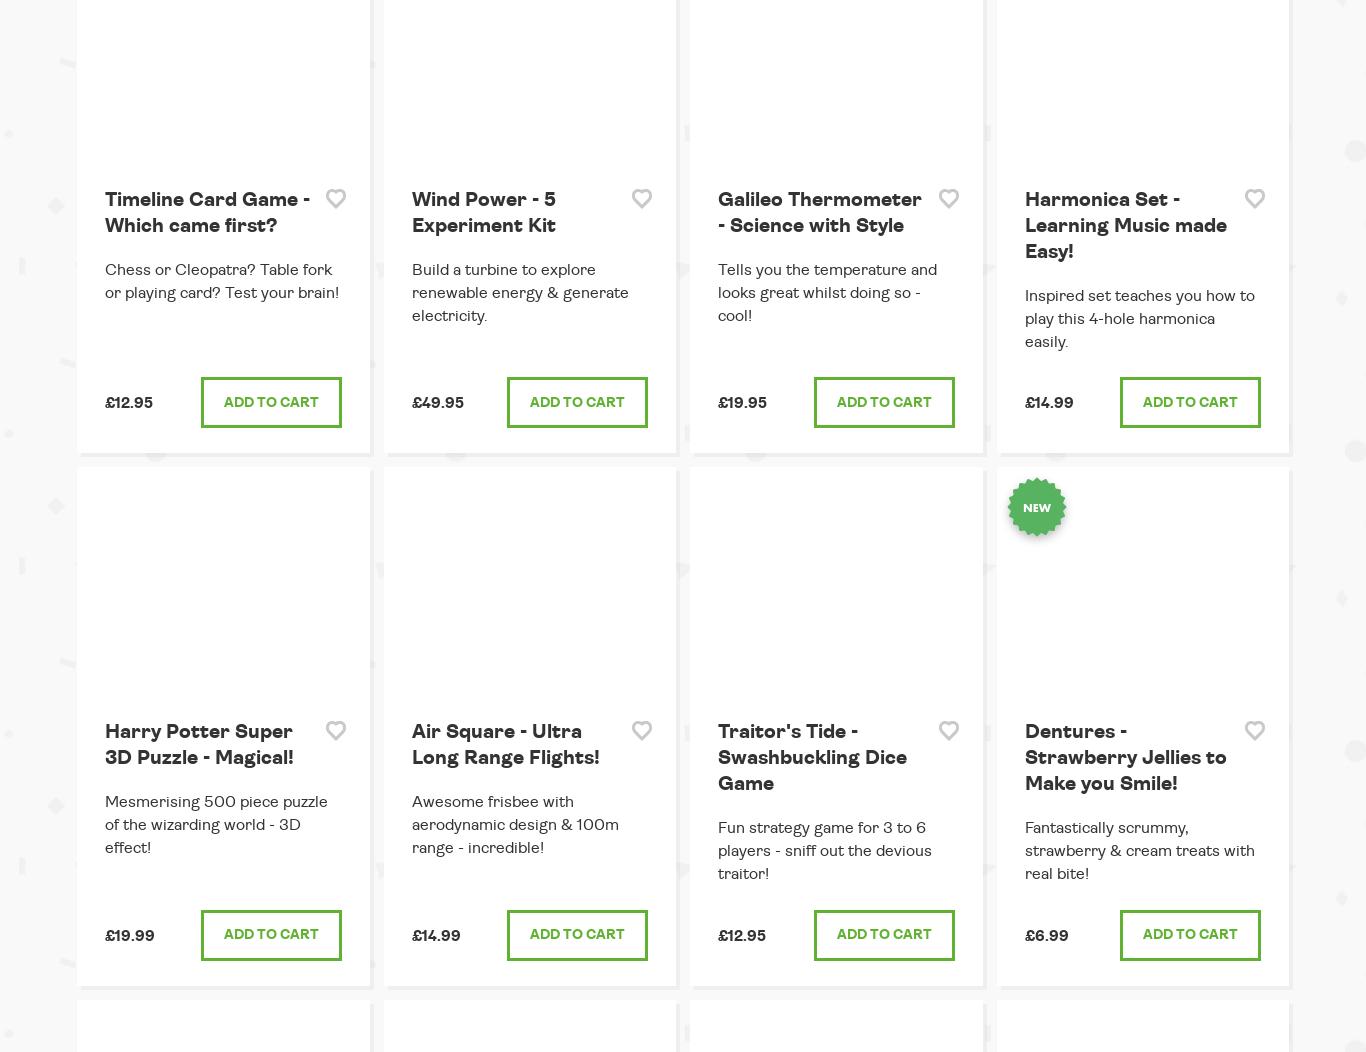  What do you see at coordinates (215, 824) in the screenshot?
I see `'Mesmerising 500 piece puzzle of the wizarding world - 3D effect!'` at bounding box center [215, 824].